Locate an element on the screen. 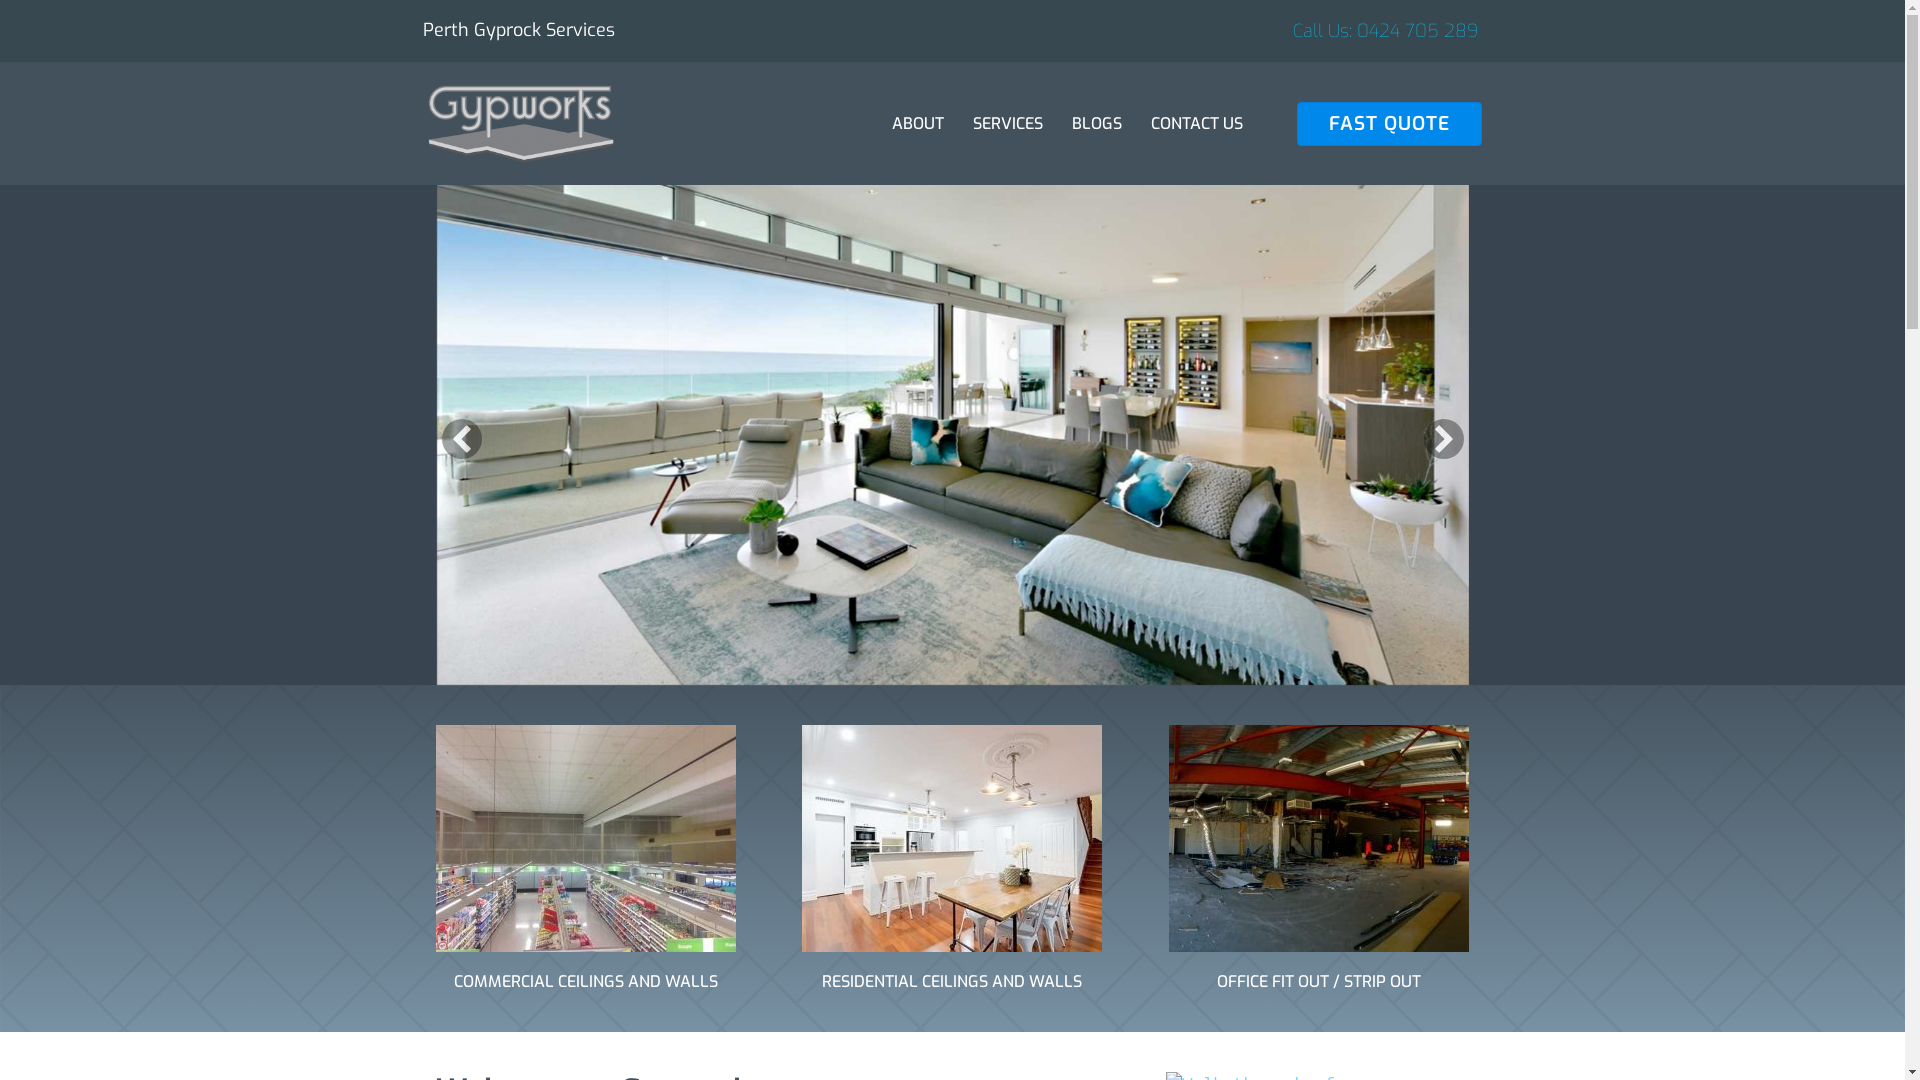 This screenshot has width=1920, height=1080. 'Call Us: 0424 705 289' is located at coordinates (1384, 30).